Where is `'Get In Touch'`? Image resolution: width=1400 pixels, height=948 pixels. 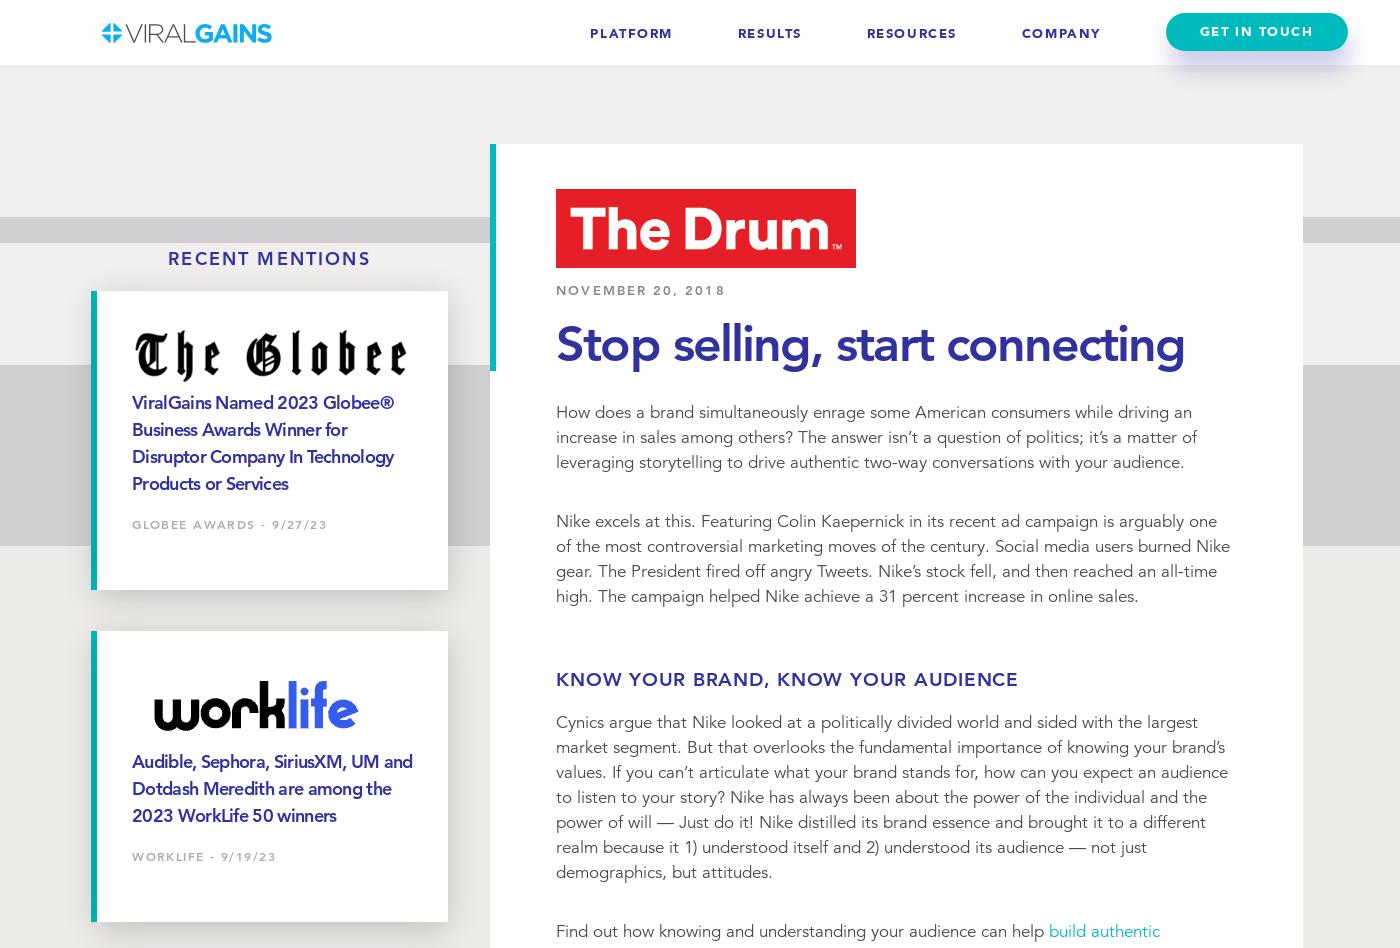
'Get In Touch' is located at coordinates (1255, 30).